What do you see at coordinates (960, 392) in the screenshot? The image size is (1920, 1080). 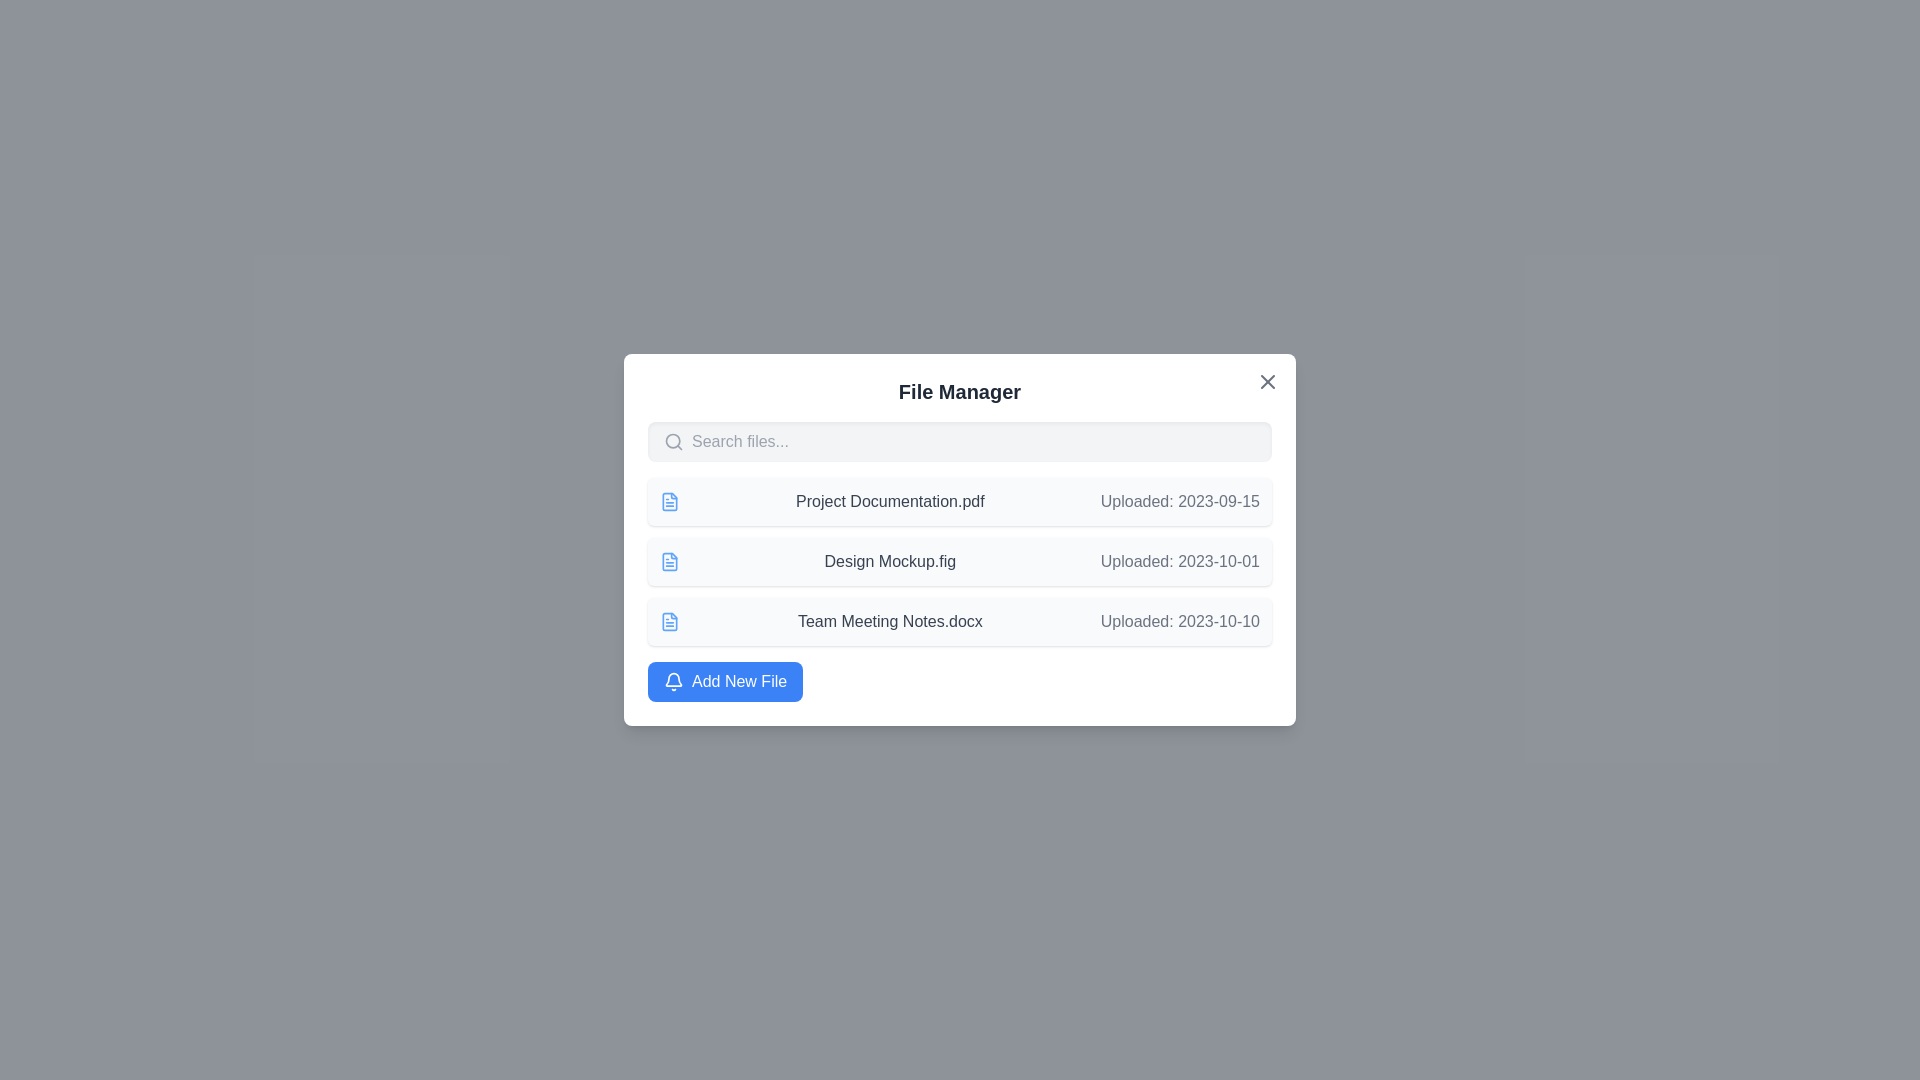 I see `the prominently styled 'File Manager' text header element, which is located at the top center of the modal interface, above the search bar and file list section` at bounding box center [960, 392].